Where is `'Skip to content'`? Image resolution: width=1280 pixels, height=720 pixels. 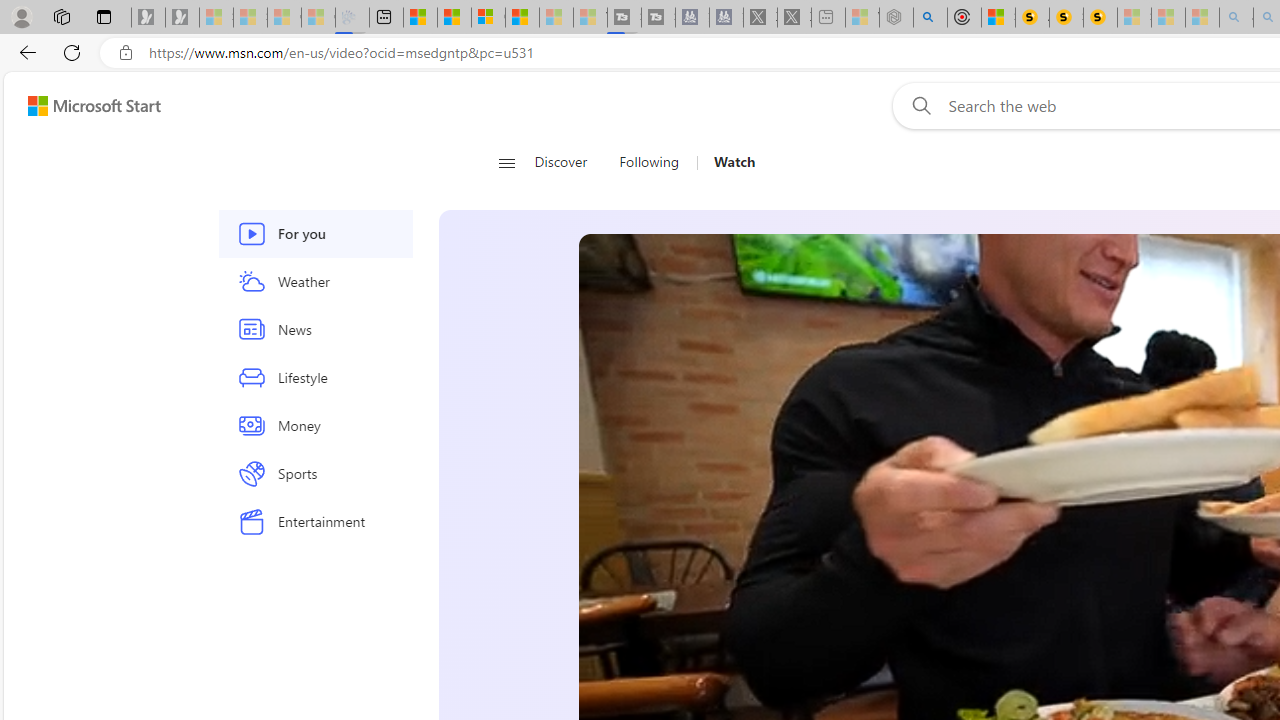 'Skip to content' is located at coordinates (86, 105).